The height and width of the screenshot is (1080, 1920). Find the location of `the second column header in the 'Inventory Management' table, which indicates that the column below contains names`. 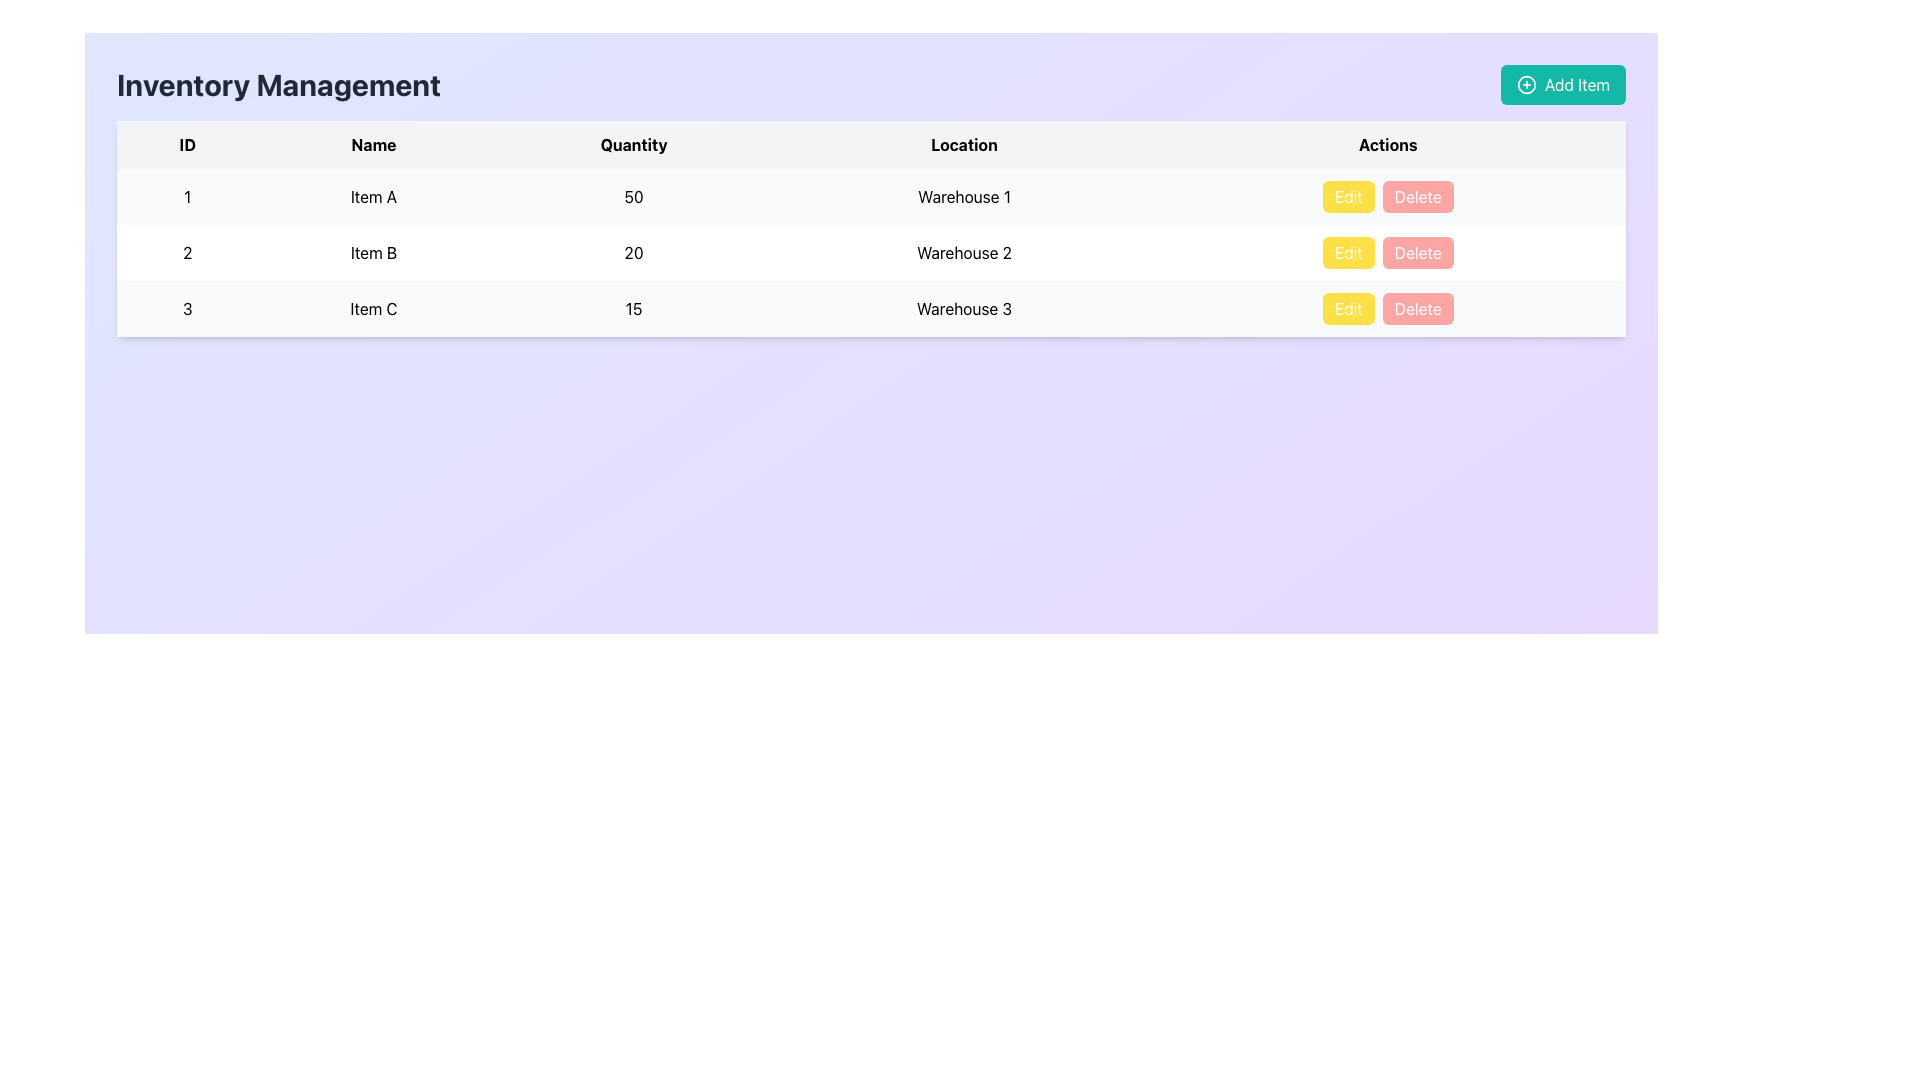

the second column header in the 'Inventory Management' table, which indicates that the column below contains names is located at coordinates (374, 144).